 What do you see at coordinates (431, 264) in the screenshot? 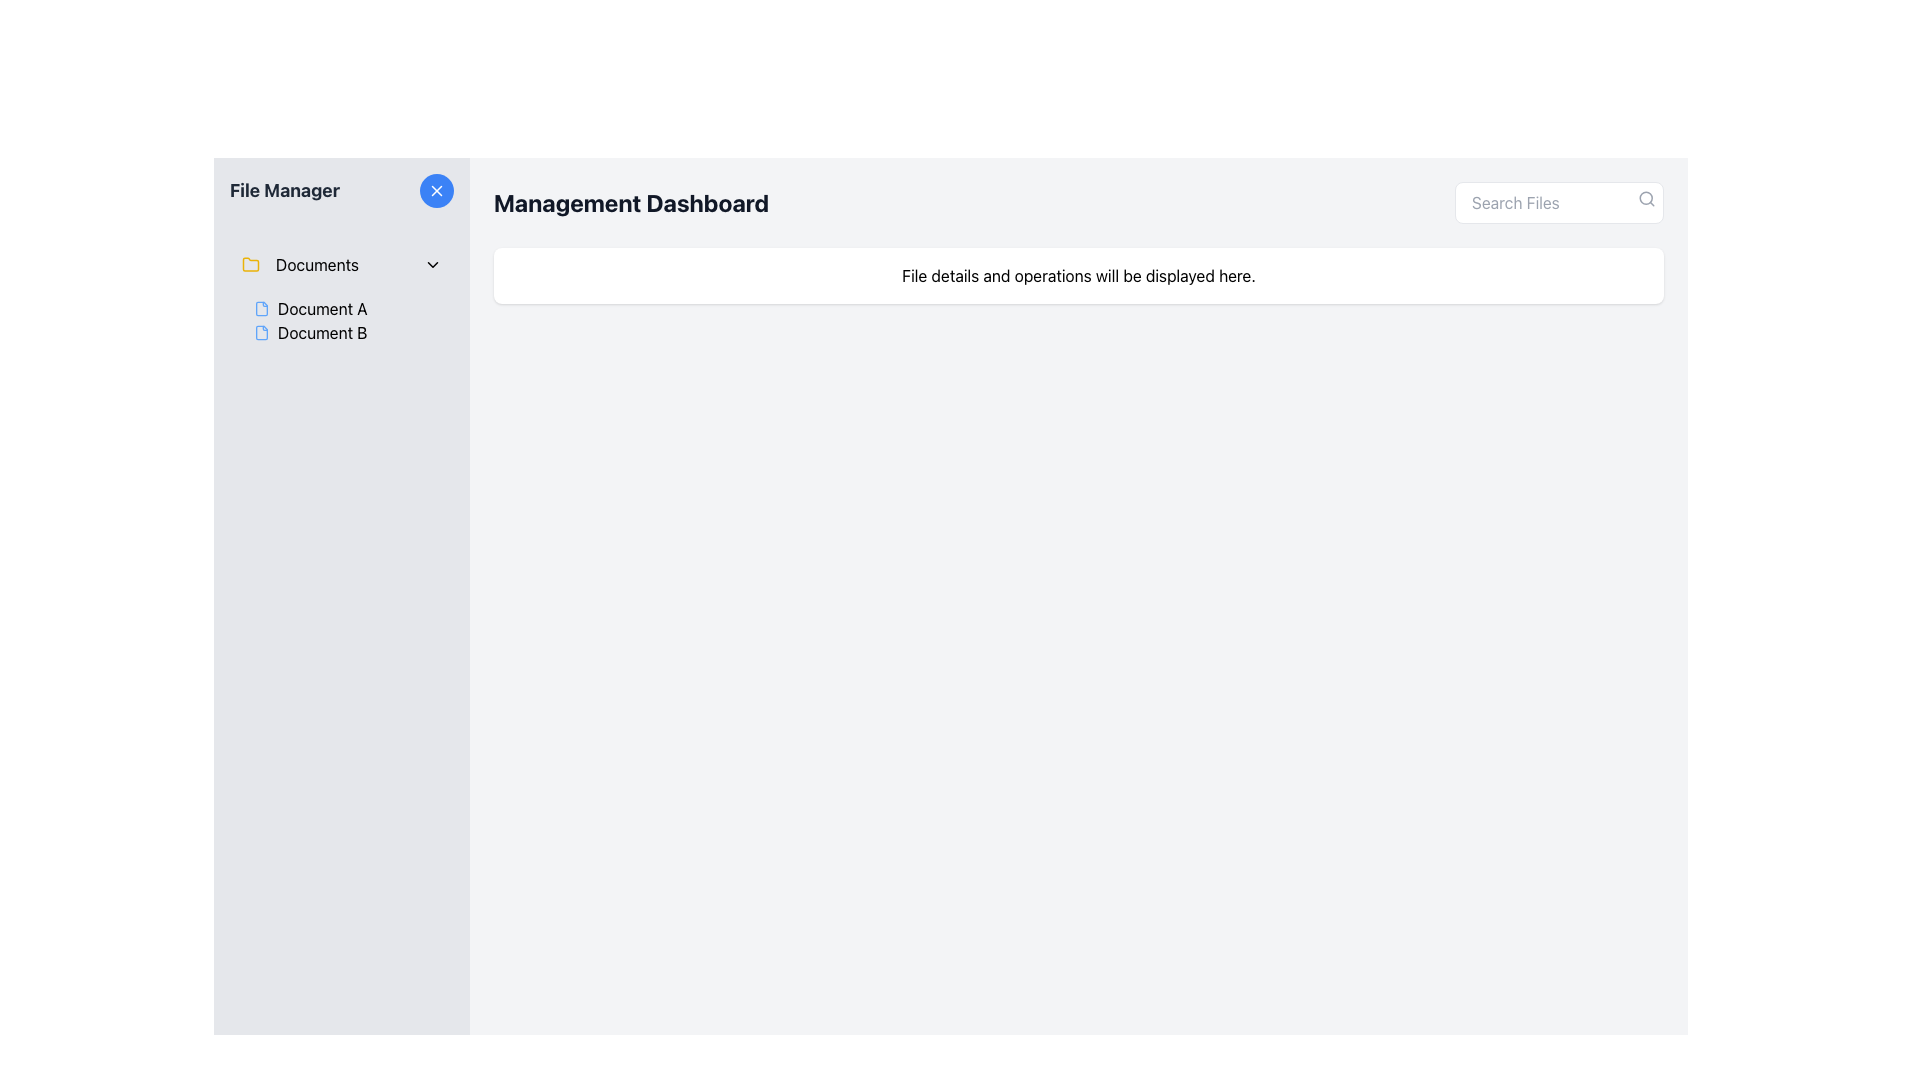
I see `the Dropdown toggle icon located to the far-right of the 'Documents' label in the File Manager section` at bounding box center [431, 264].